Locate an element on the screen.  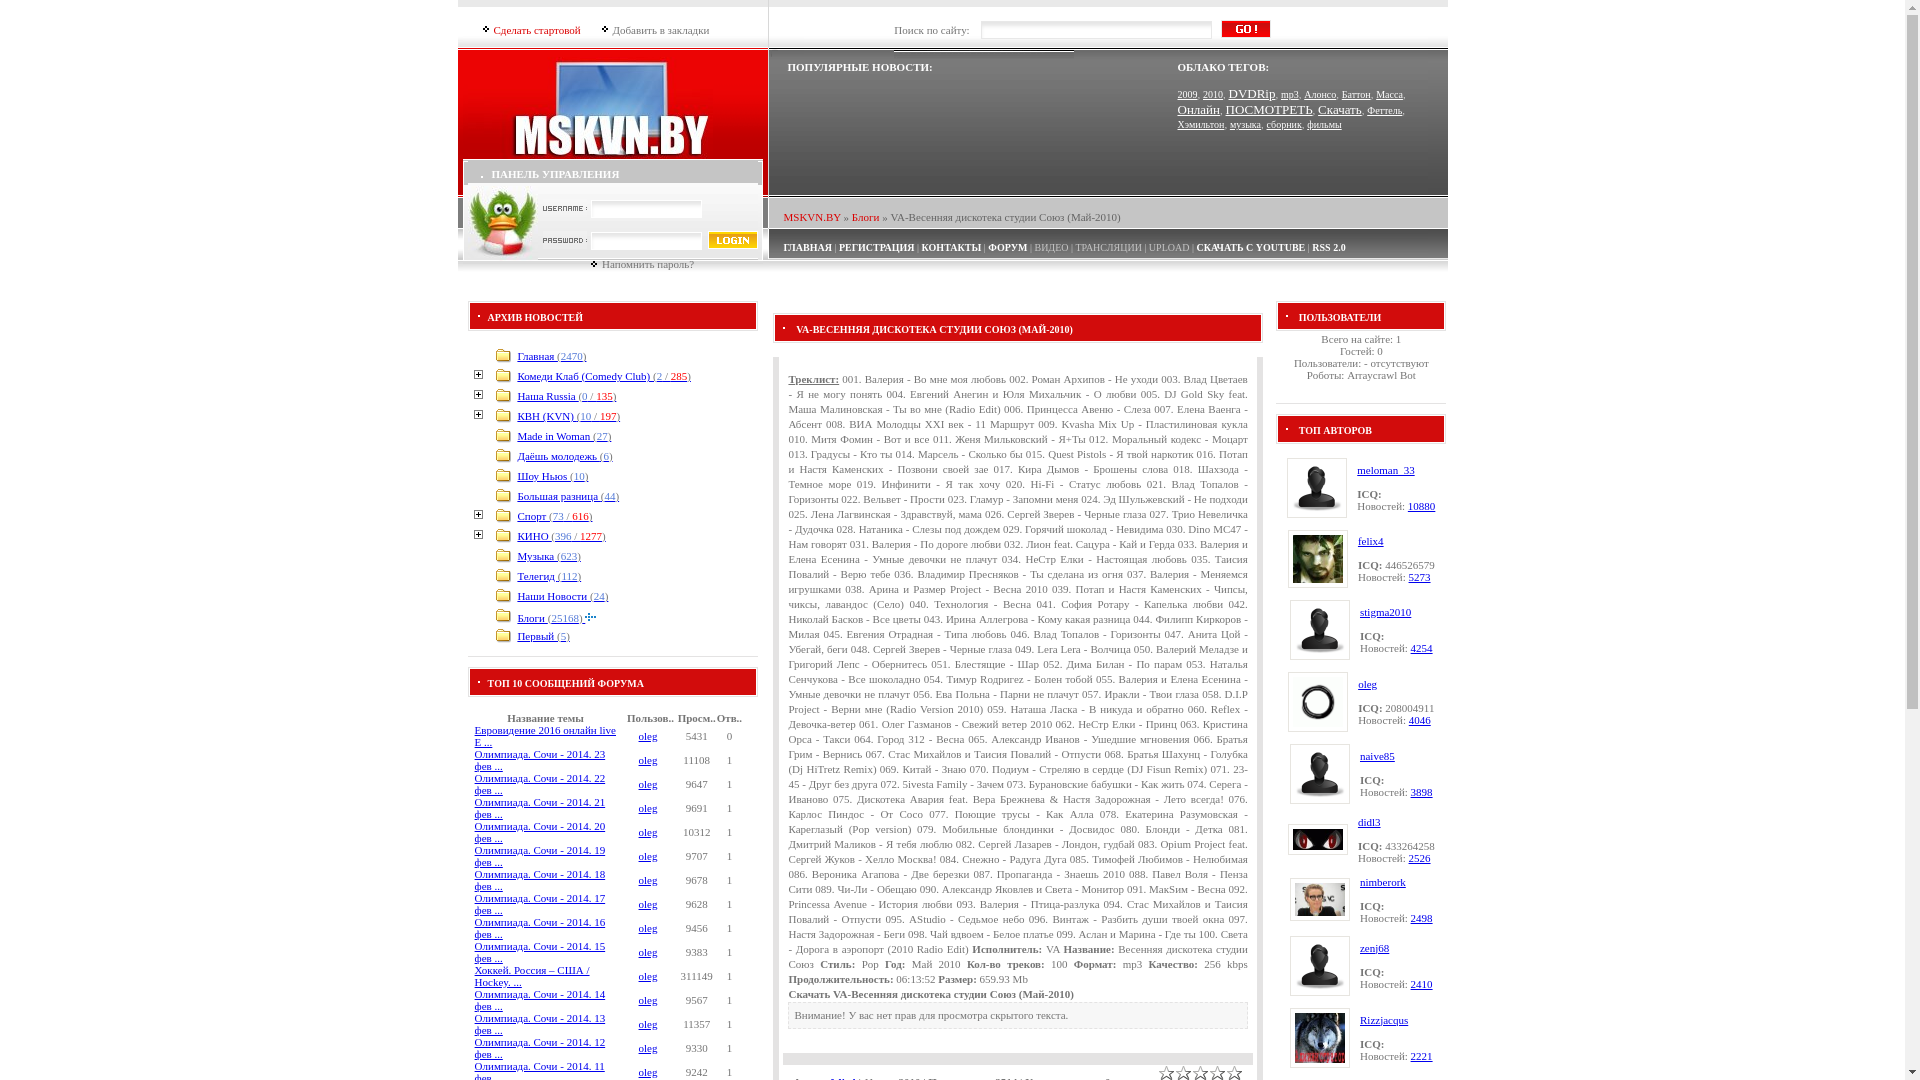
'10880' is located at coordinates (1420, 504).